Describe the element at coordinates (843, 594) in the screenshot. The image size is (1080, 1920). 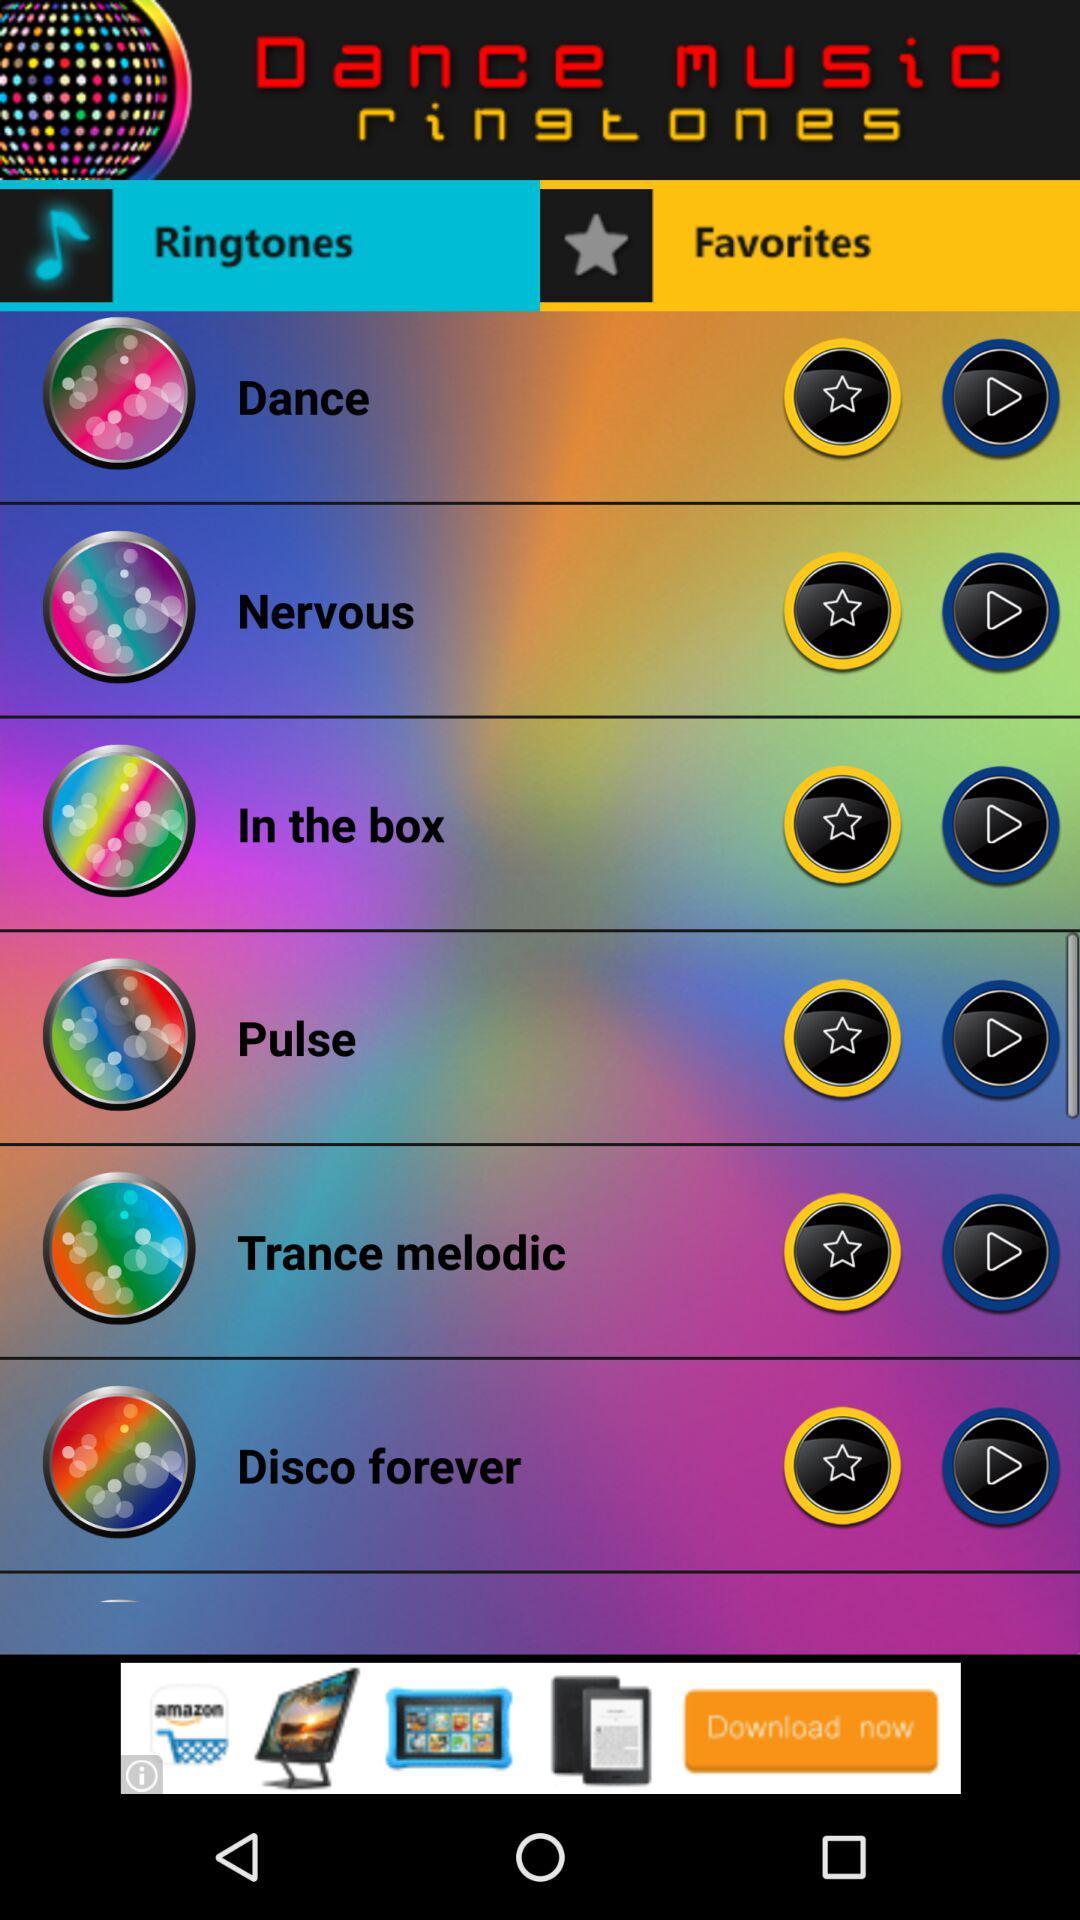
I see `to favorites` at that location.